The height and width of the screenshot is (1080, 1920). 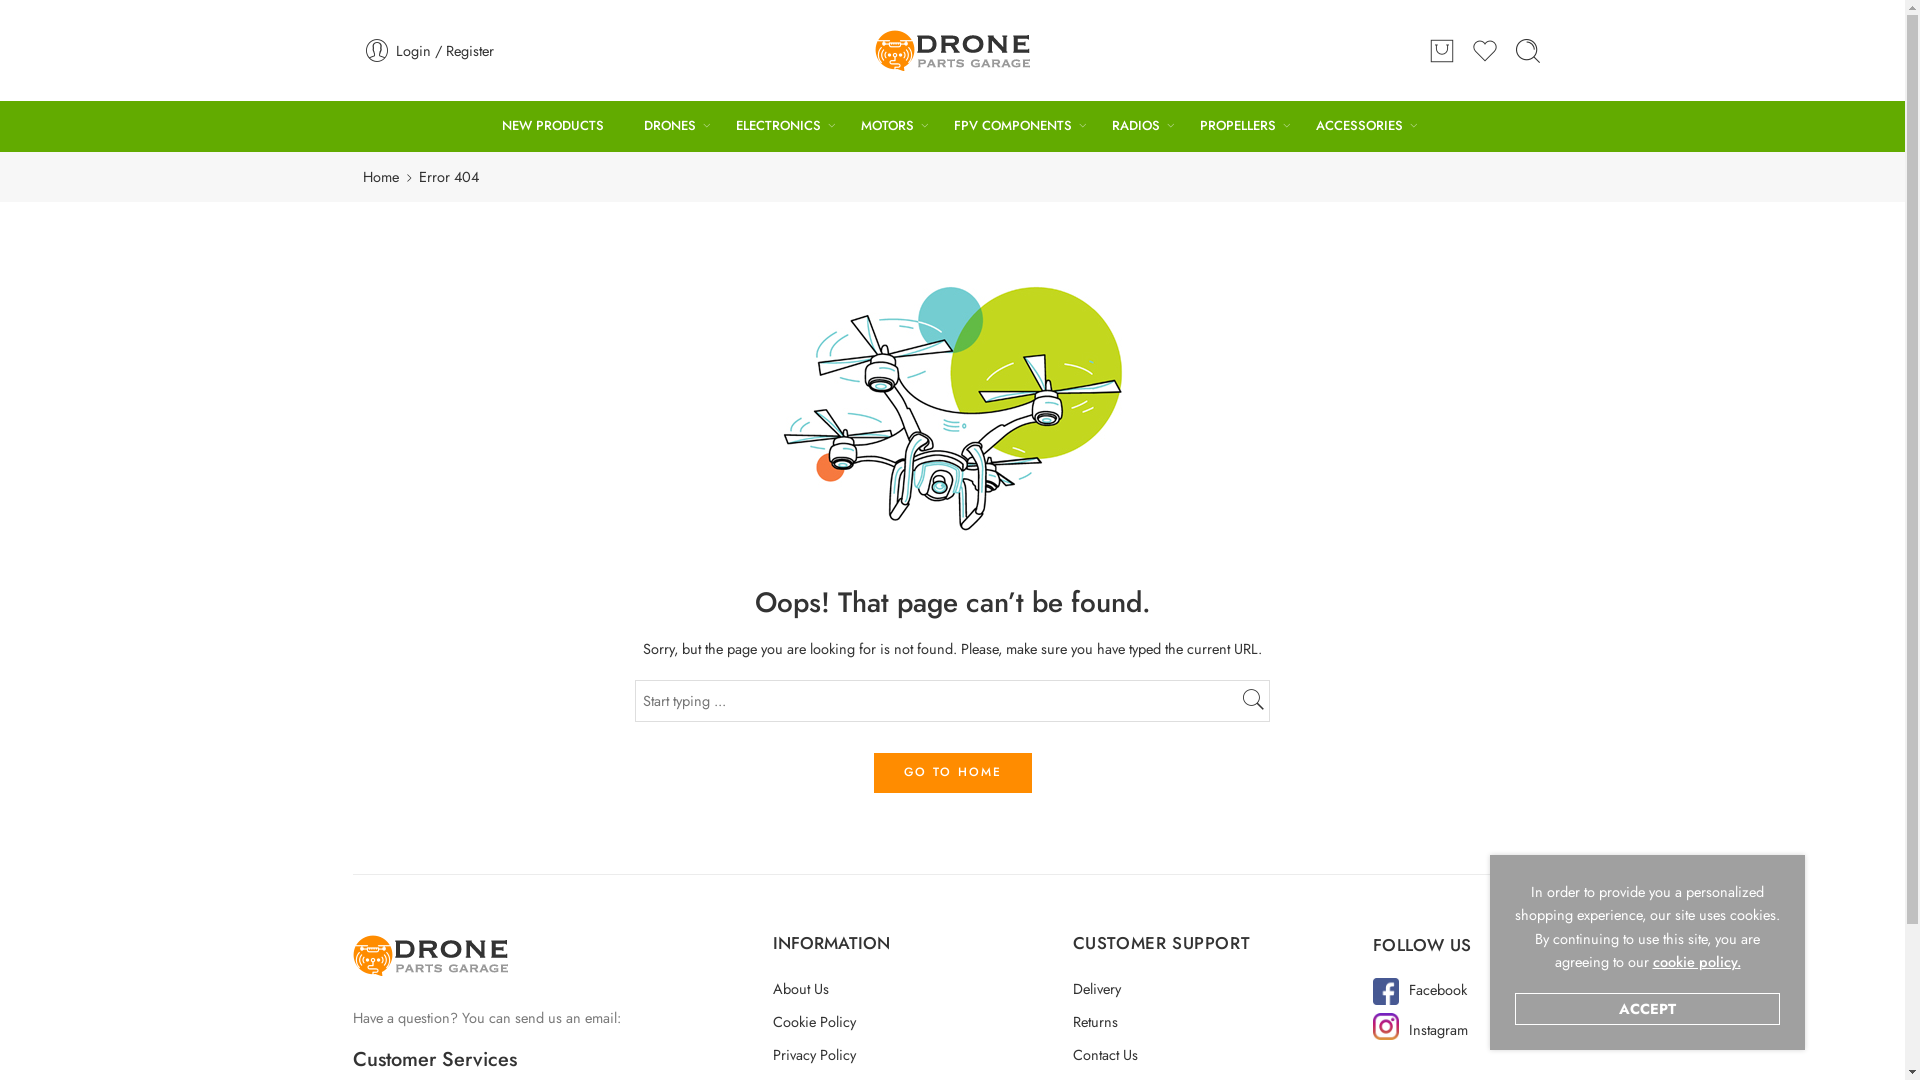 What do you see at coordinates (1237, 126) in the screenshot?
I see `'PROPELLERS'` at bounding box center [1237, 126].